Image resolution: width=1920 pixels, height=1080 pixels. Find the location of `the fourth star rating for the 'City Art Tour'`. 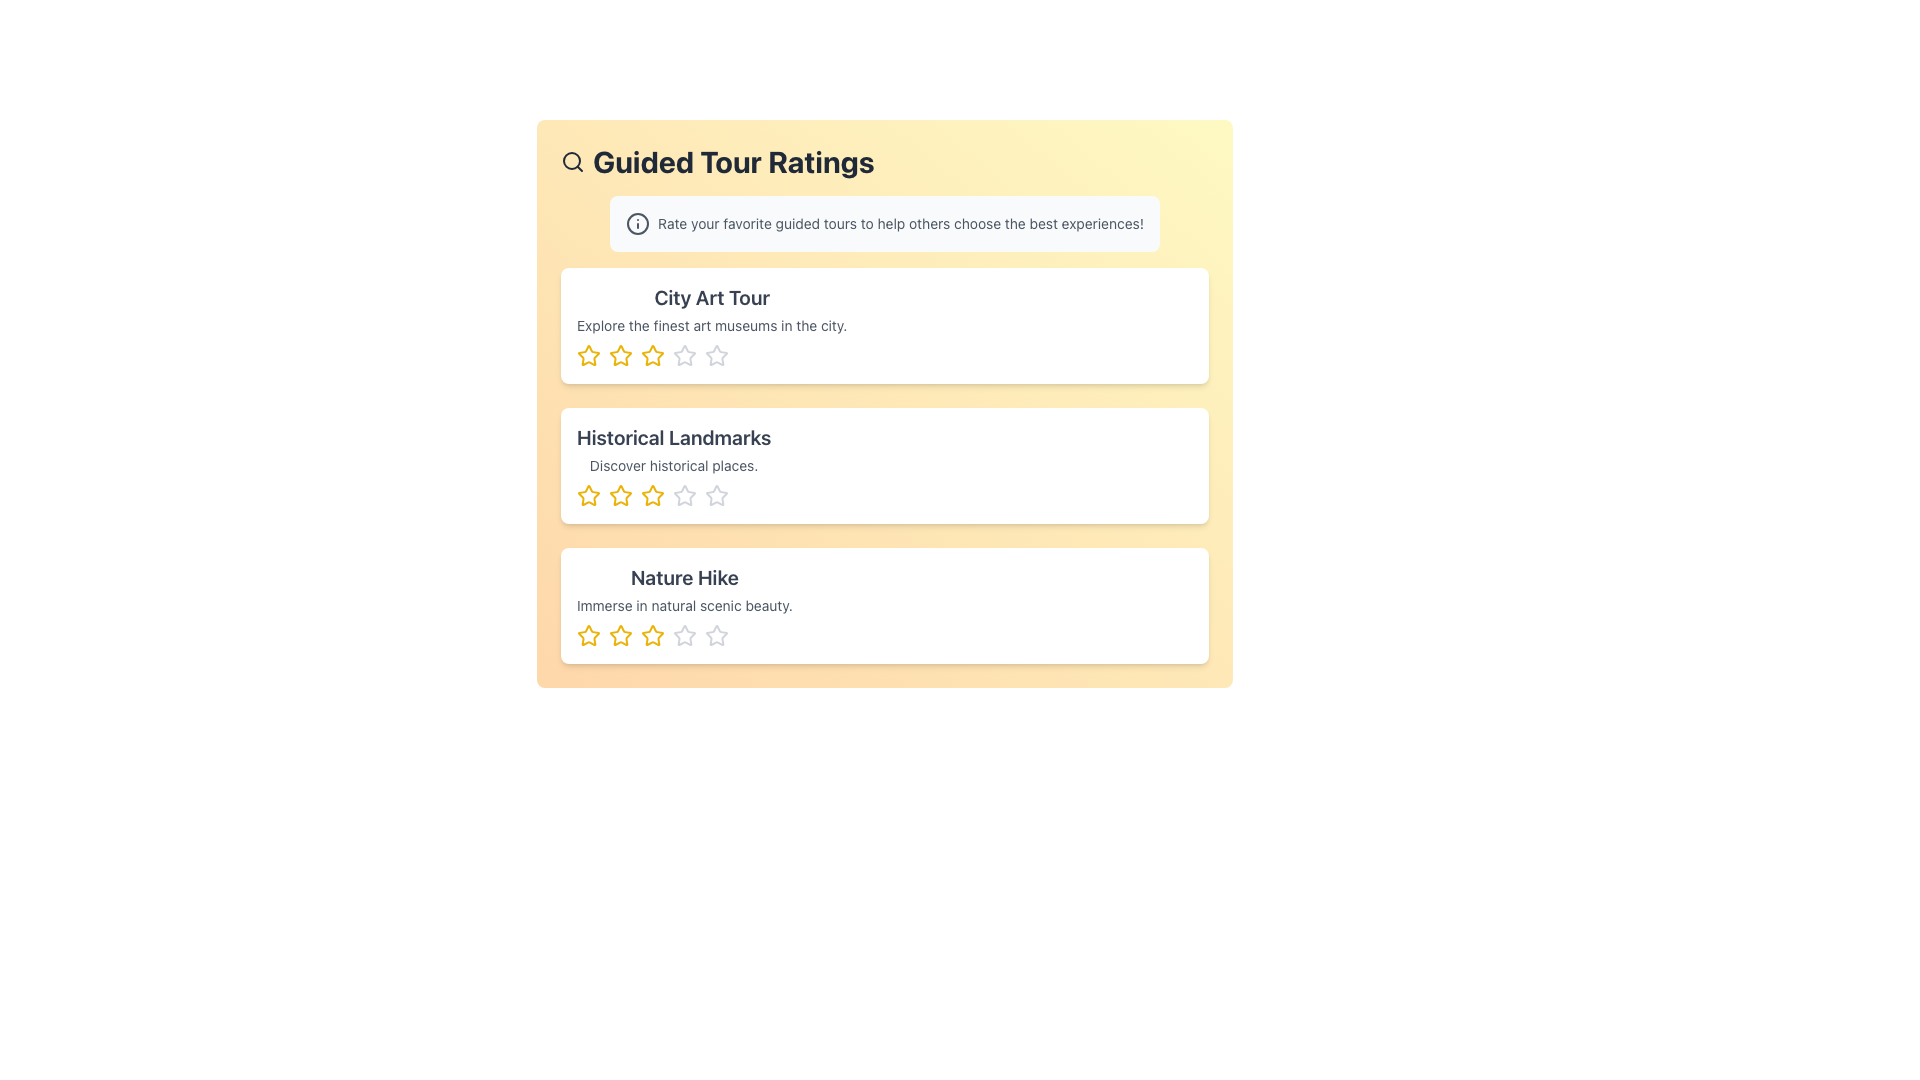

the fourth star rating for the 'City Art Tour' is located at coordinates (716, 354).